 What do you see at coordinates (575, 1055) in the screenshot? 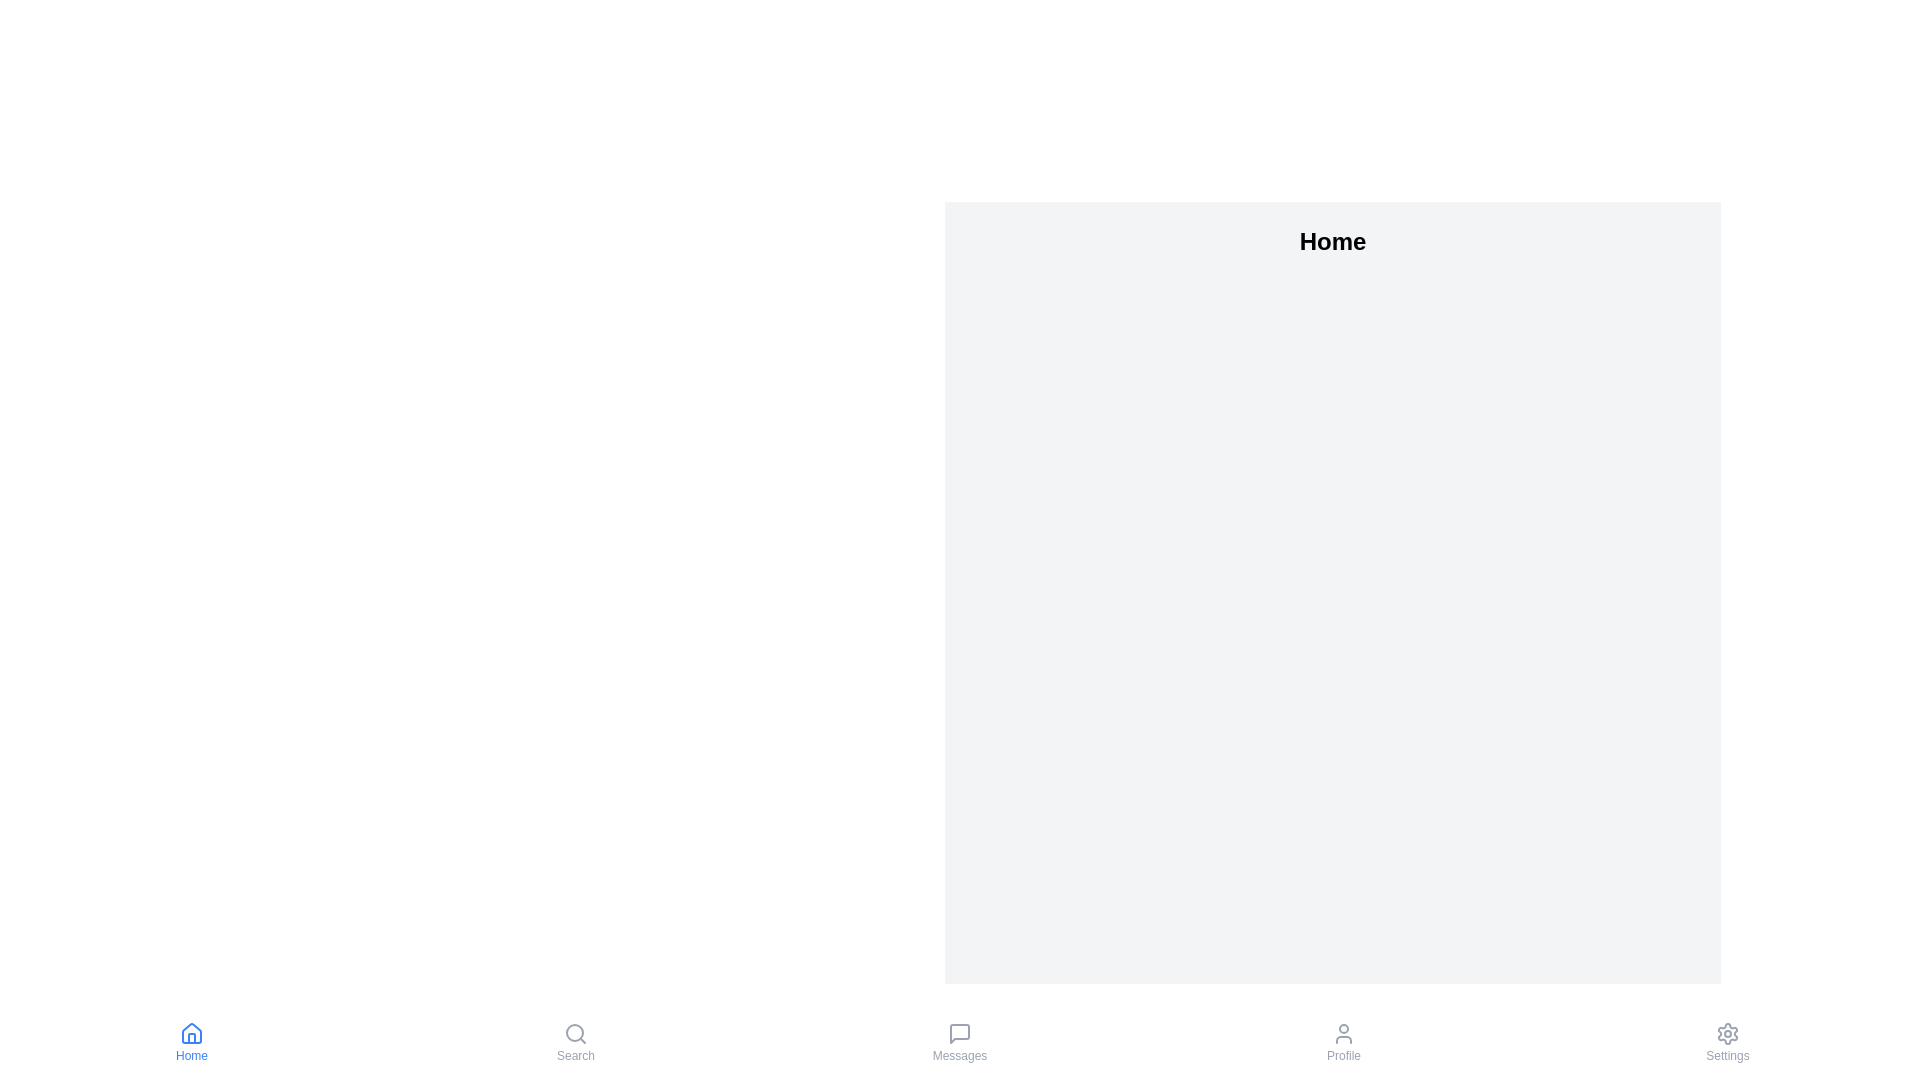
I see `the Text Label displaying 'Search' in light gray font, located in the bottom navigation bar under the search icon` at bounding box center [575, 1055].